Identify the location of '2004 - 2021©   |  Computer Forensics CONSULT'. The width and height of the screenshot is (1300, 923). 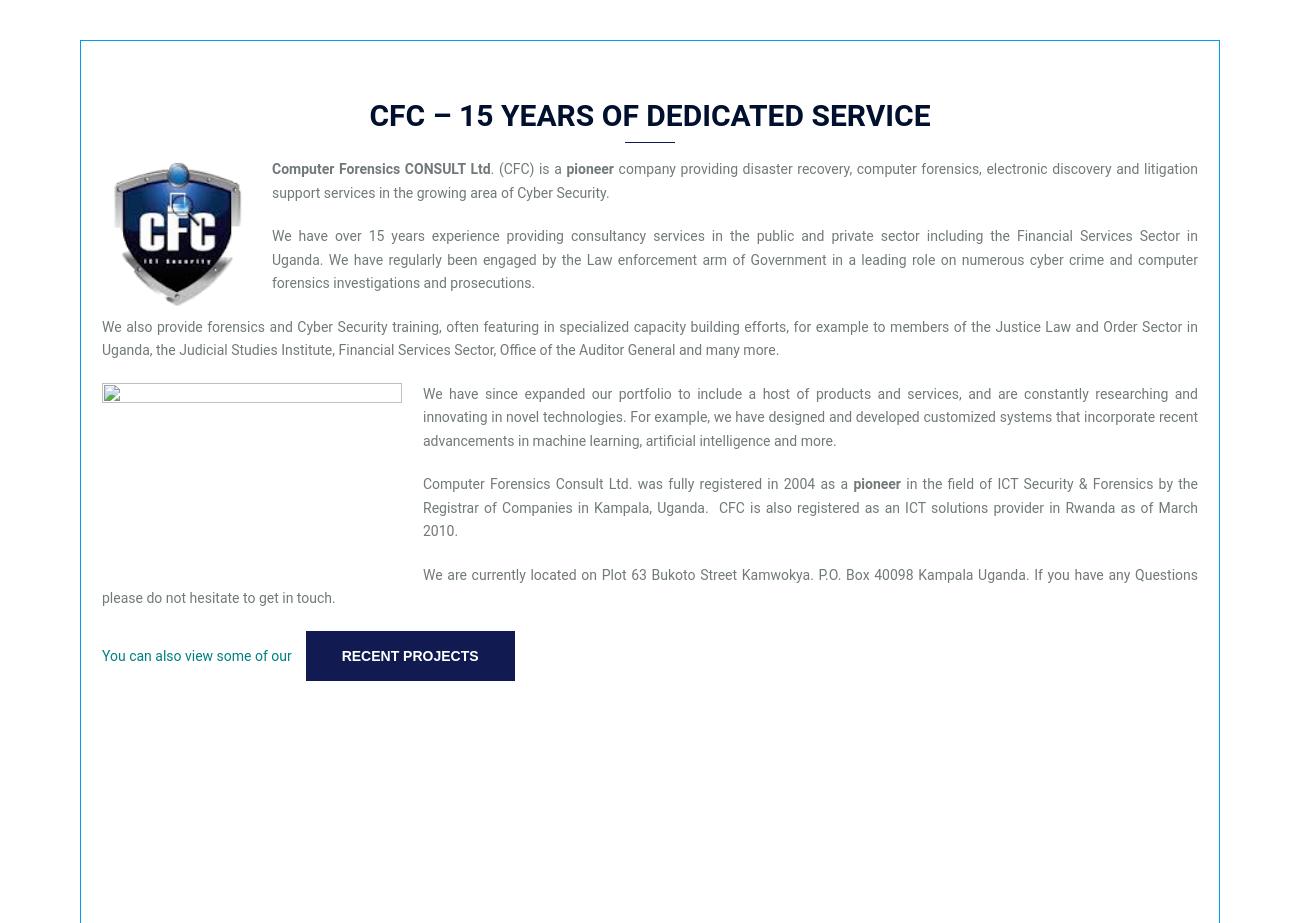
(649, 428).